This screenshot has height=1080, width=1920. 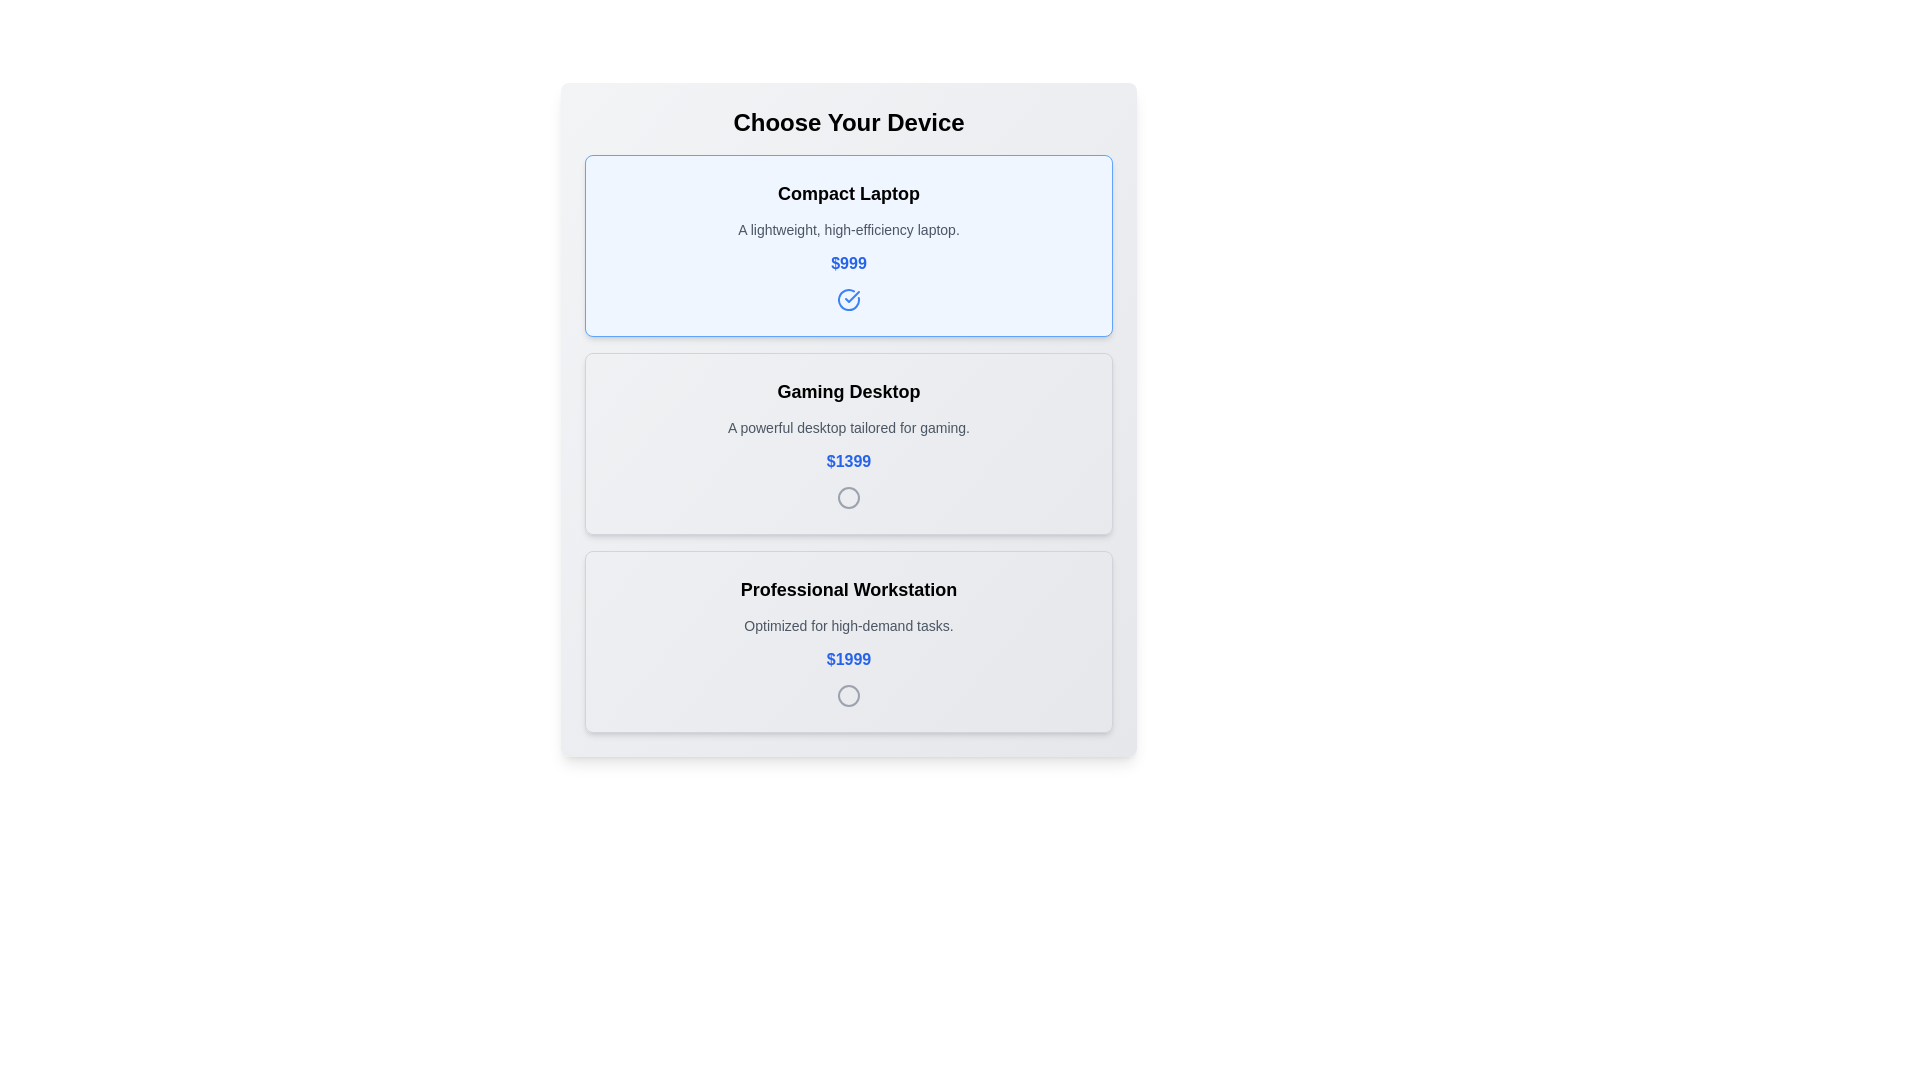 What do you see at coordinates (849, 589) in the screenshot?
I see `title text that identifies the 'Professional Workstation' located at the top of the bordered box containing product details` at bounding box center [849, 589].